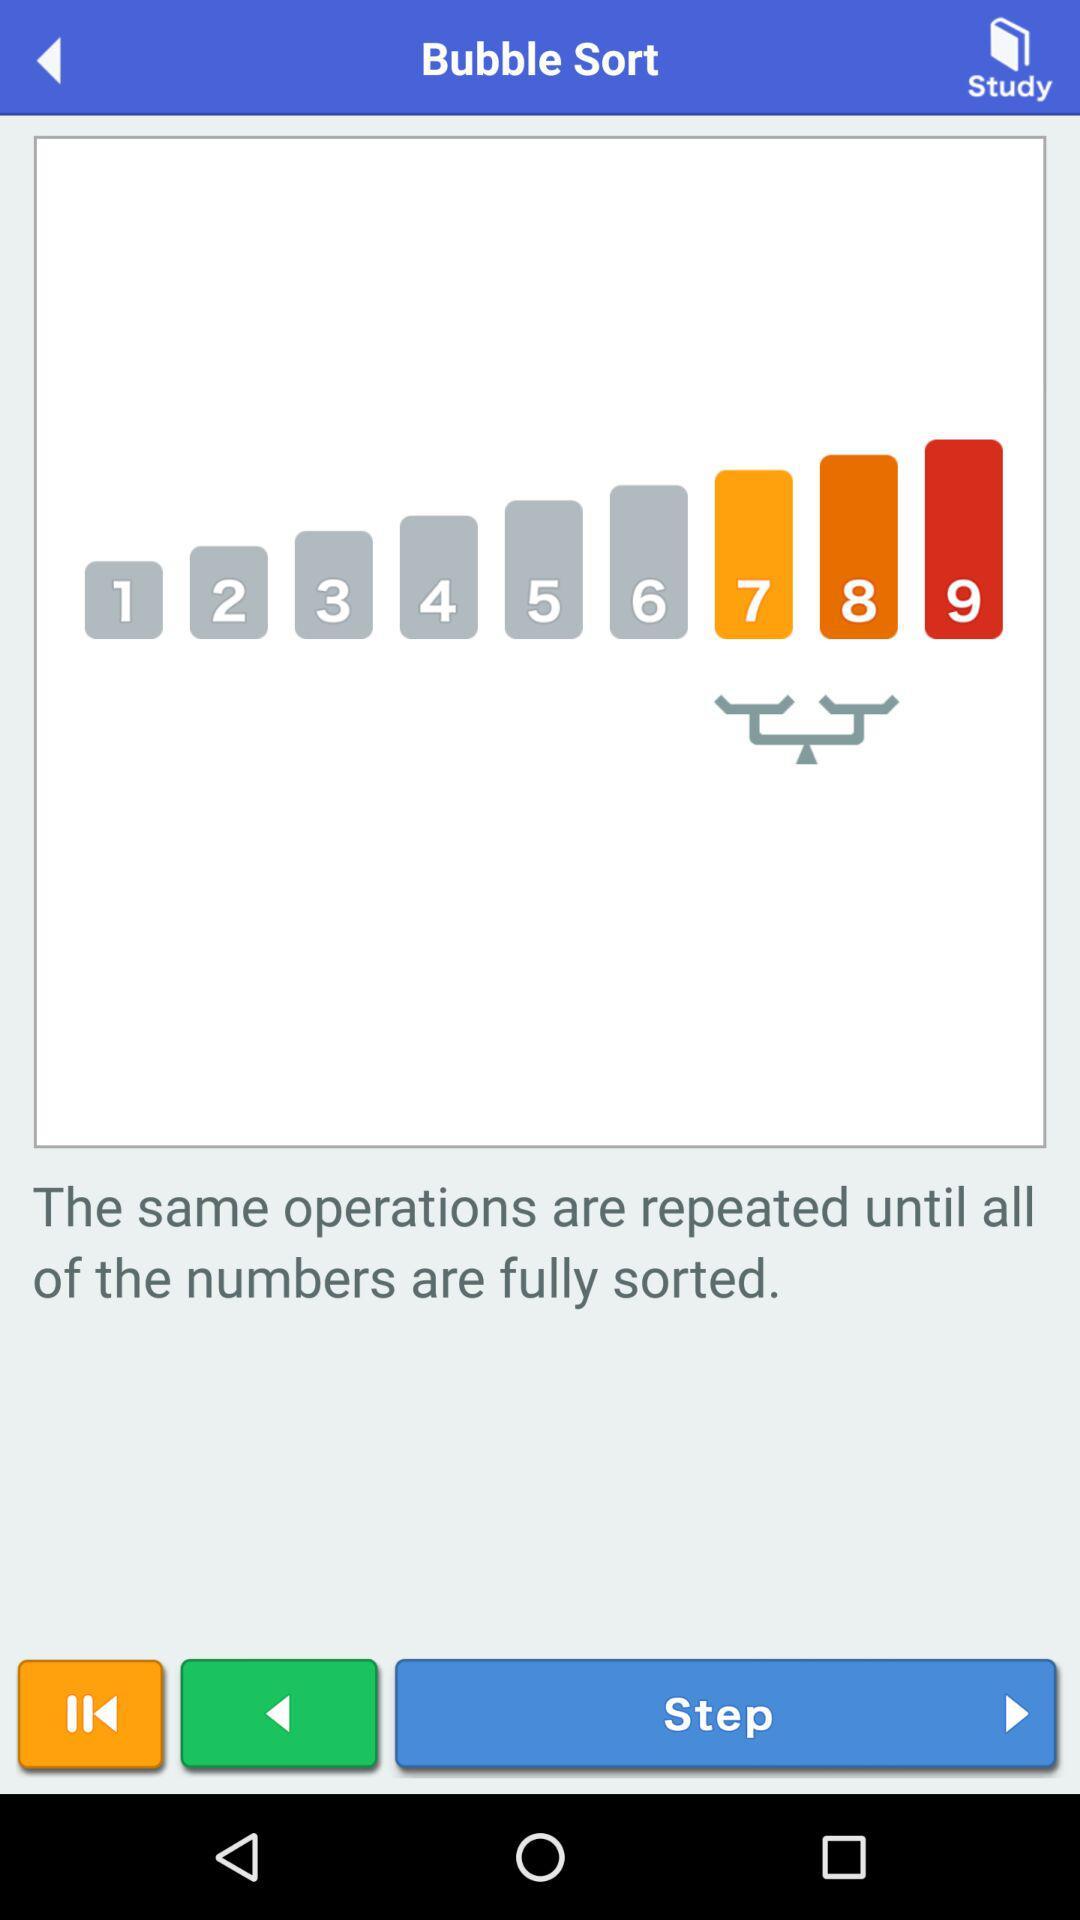  What do you see at coordinates (92, 1717) in the screenshot?
I see `pause play` at bounding box center [92, 1717].